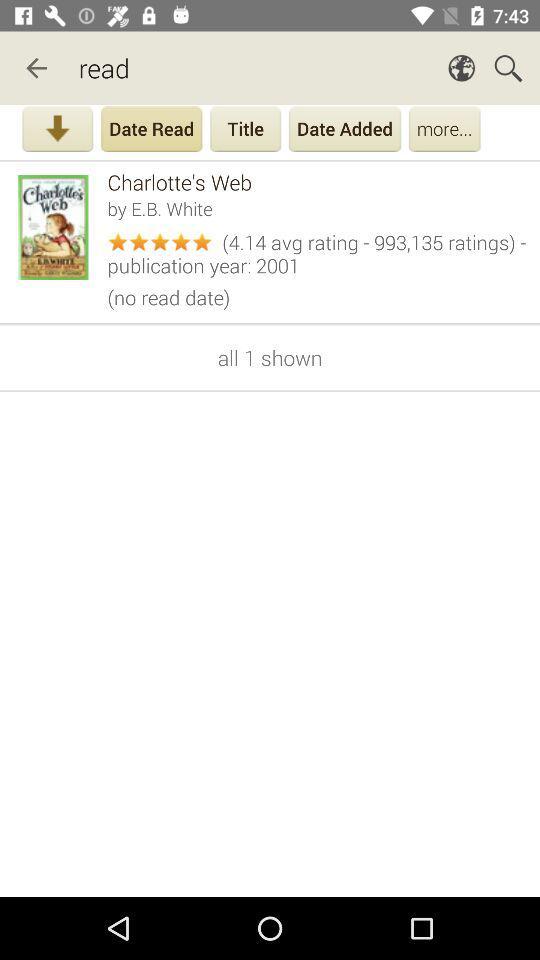 Image resolution: width=540 pixels, height=960 pixels. What do you see at coordinates (317, 182) in the screenshot?
I see `the icon above by e b icon` at bounding box center [317, 182].